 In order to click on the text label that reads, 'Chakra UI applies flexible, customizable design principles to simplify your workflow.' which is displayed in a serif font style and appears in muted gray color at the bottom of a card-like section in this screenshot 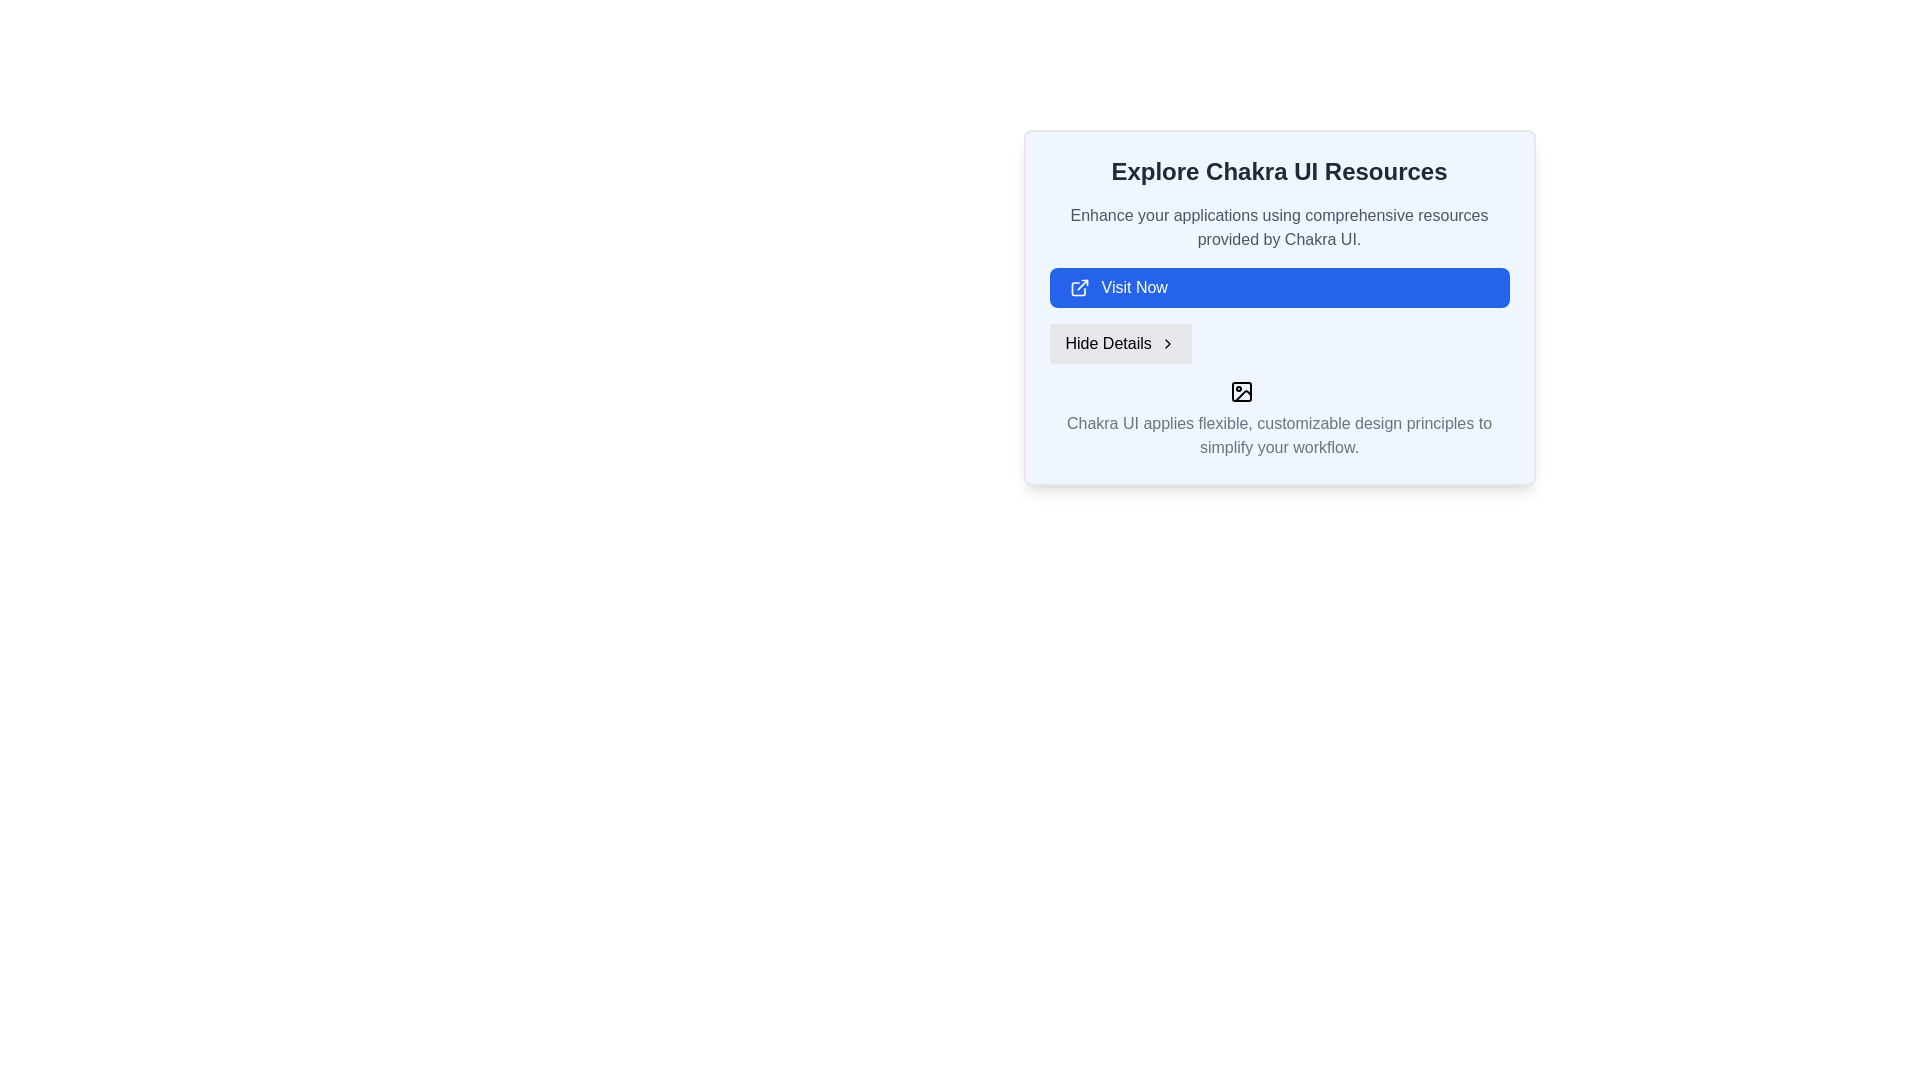, I will do `click(1278, 419)`.